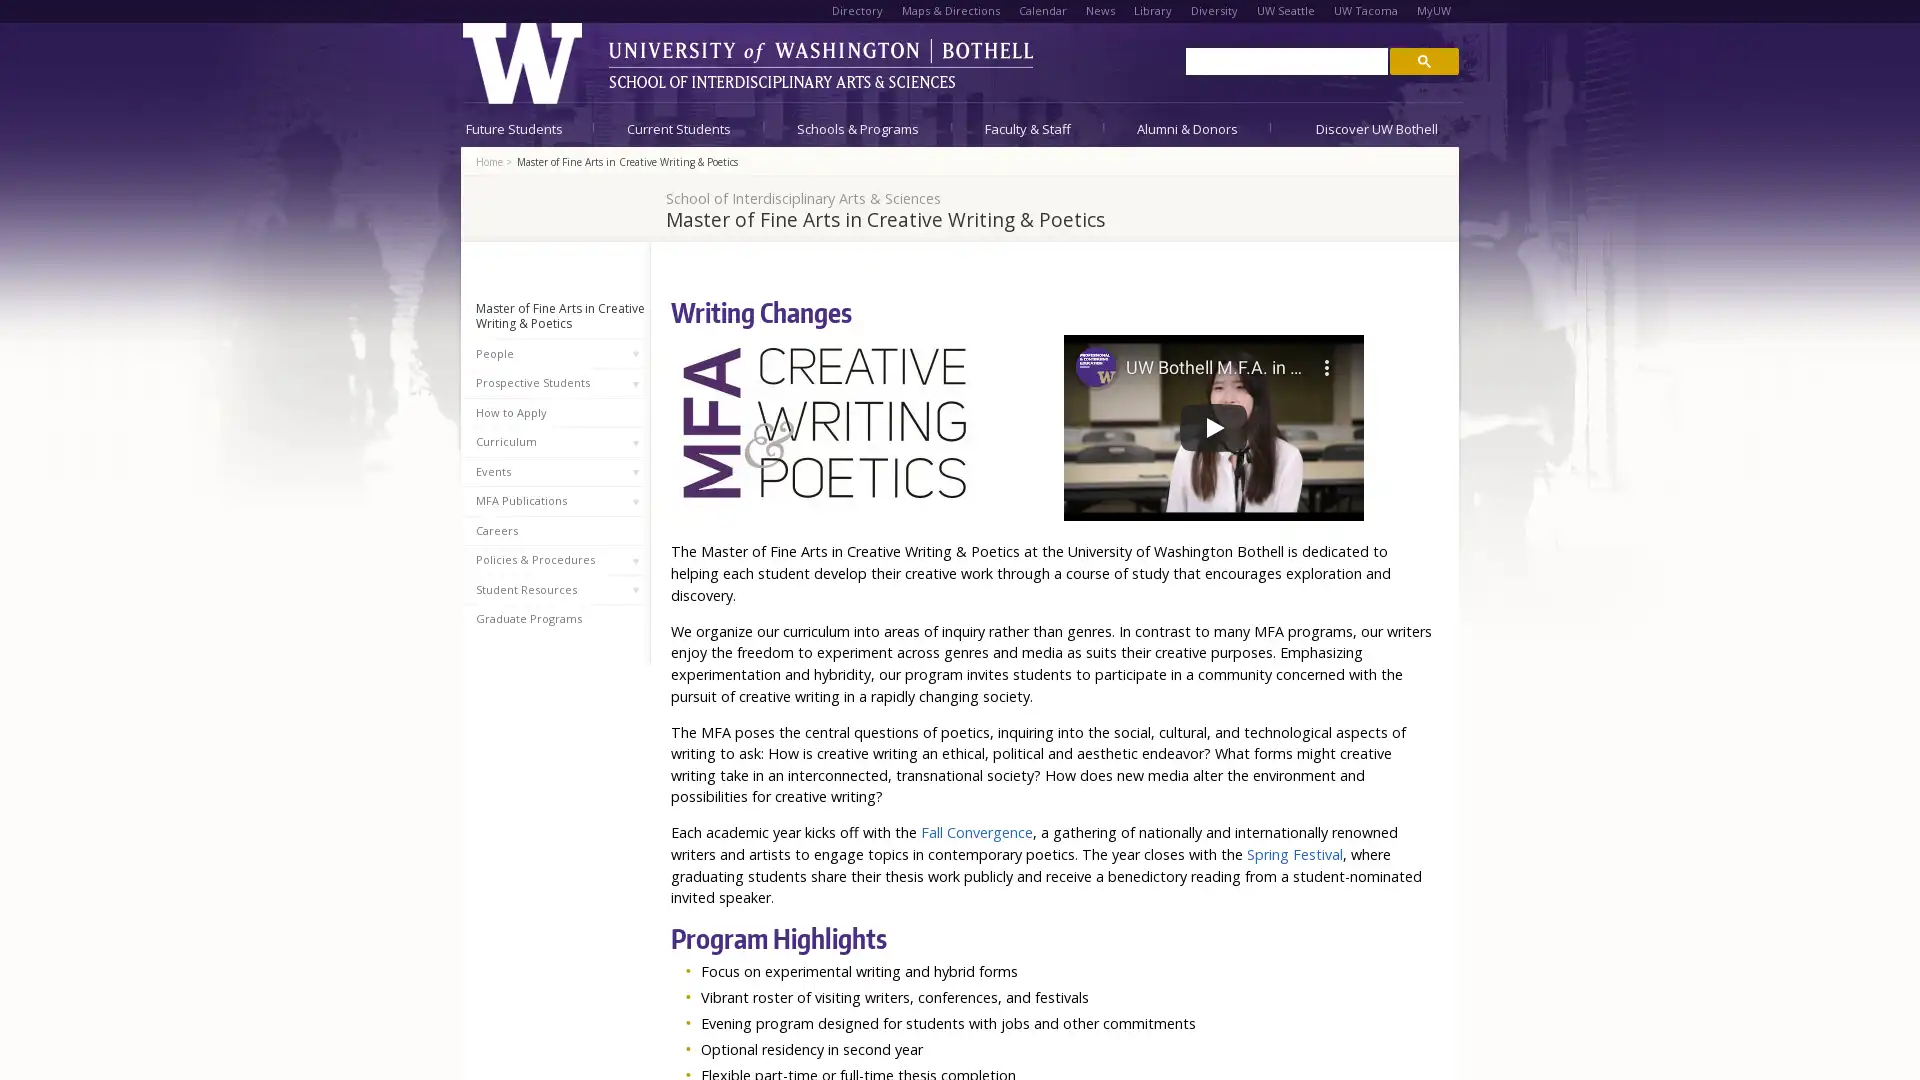 The width and height of the screenshot is (1920, 1080). What do you see at coordinates (635, 471) in the screenshot?
I see `Events Submenu` at bounding box center [635, 471].